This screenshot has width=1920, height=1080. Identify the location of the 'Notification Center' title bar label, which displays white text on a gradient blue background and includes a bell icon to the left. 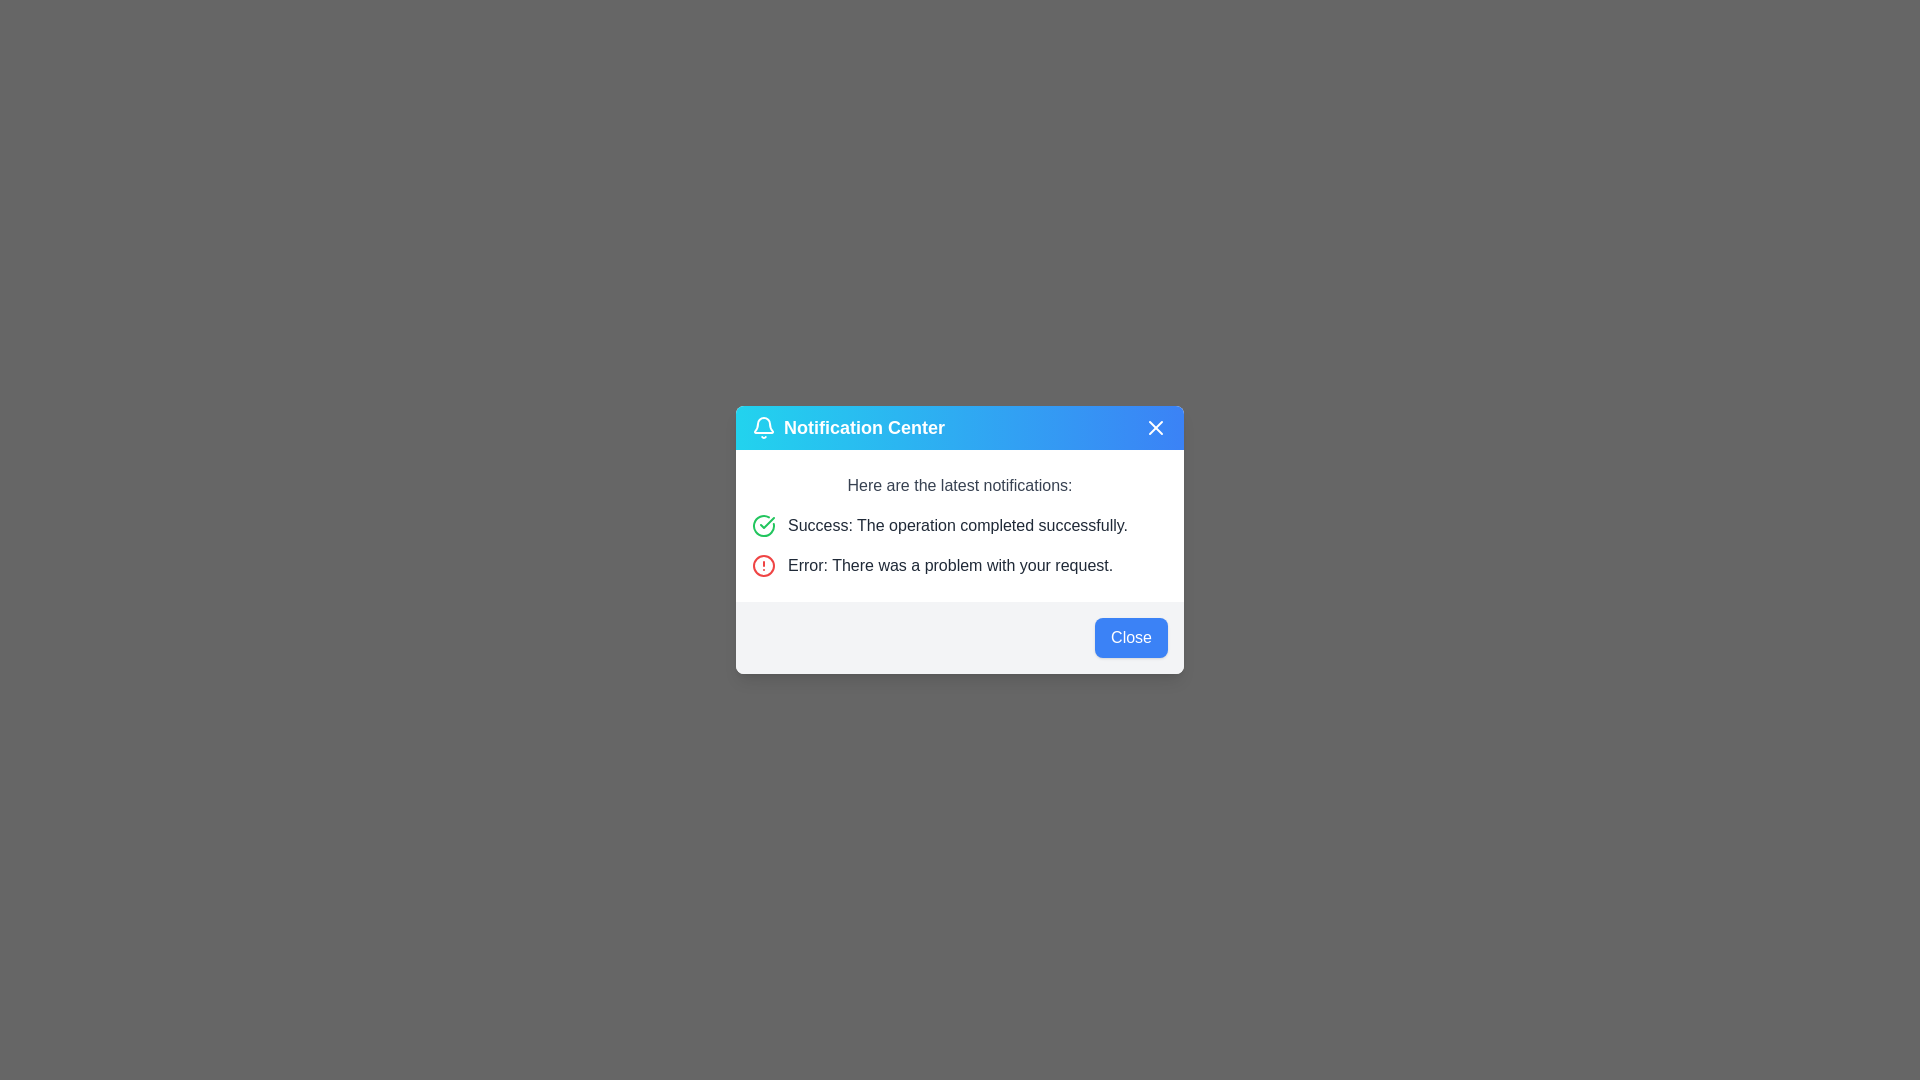
(848, 427).